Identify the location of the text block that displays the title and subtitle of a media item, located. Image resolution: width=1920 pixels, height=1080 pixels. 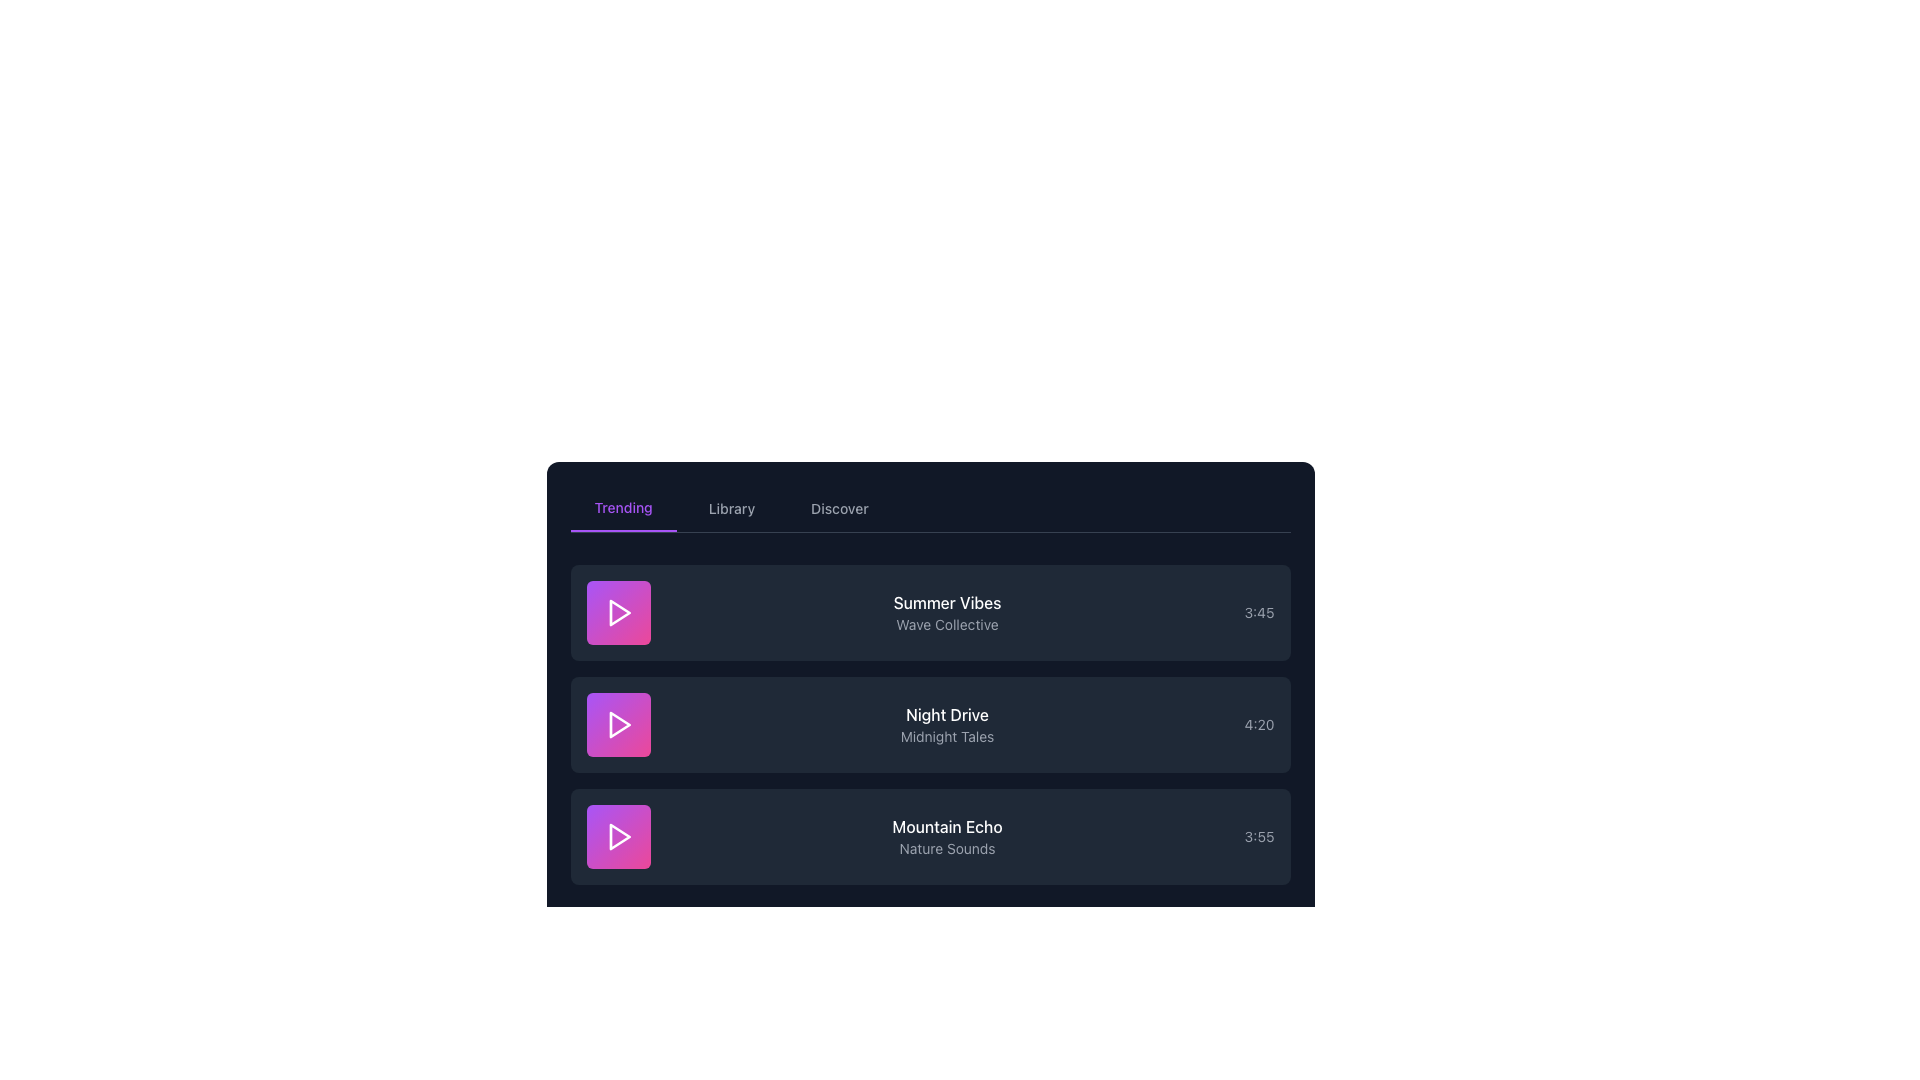
(946, 725).